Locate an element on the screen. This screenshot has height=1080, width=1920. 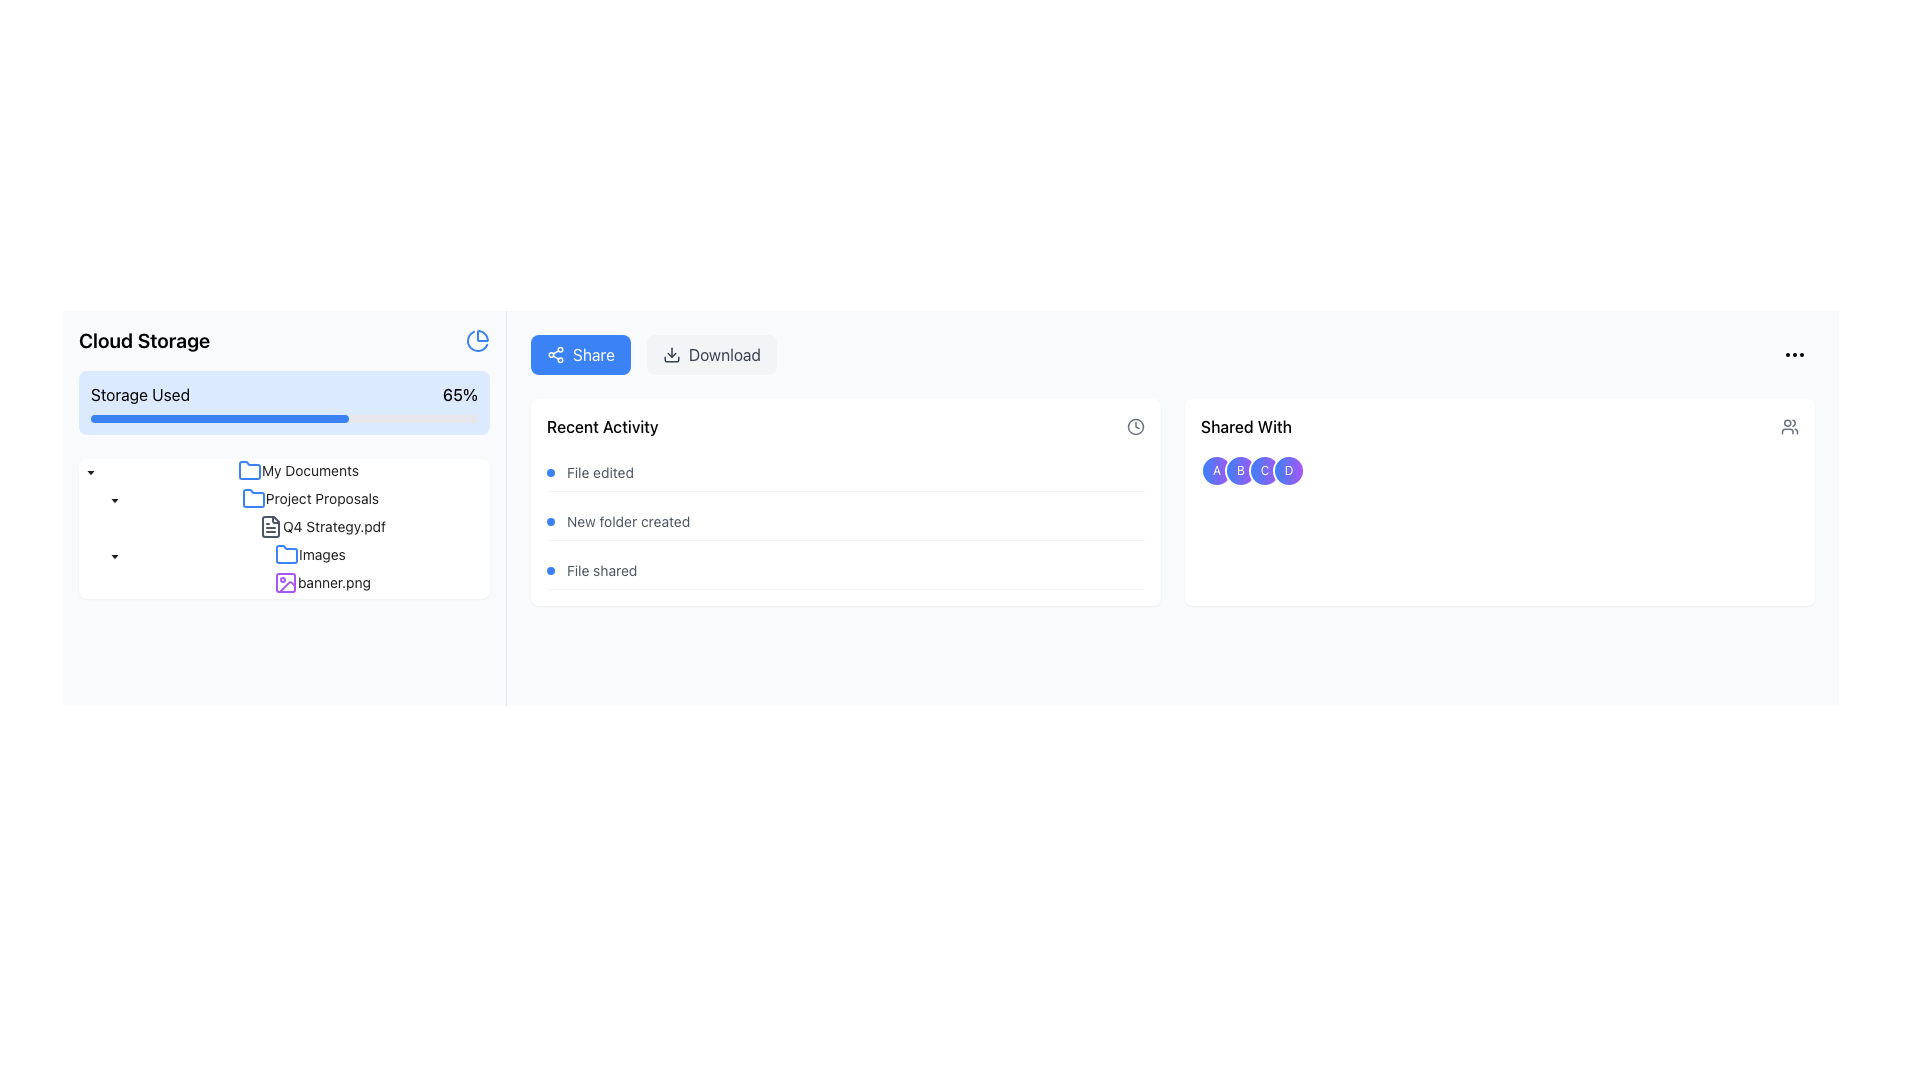
the circular user identifier or avatar representing the user 'B' is located at coordinates (1240, 470).